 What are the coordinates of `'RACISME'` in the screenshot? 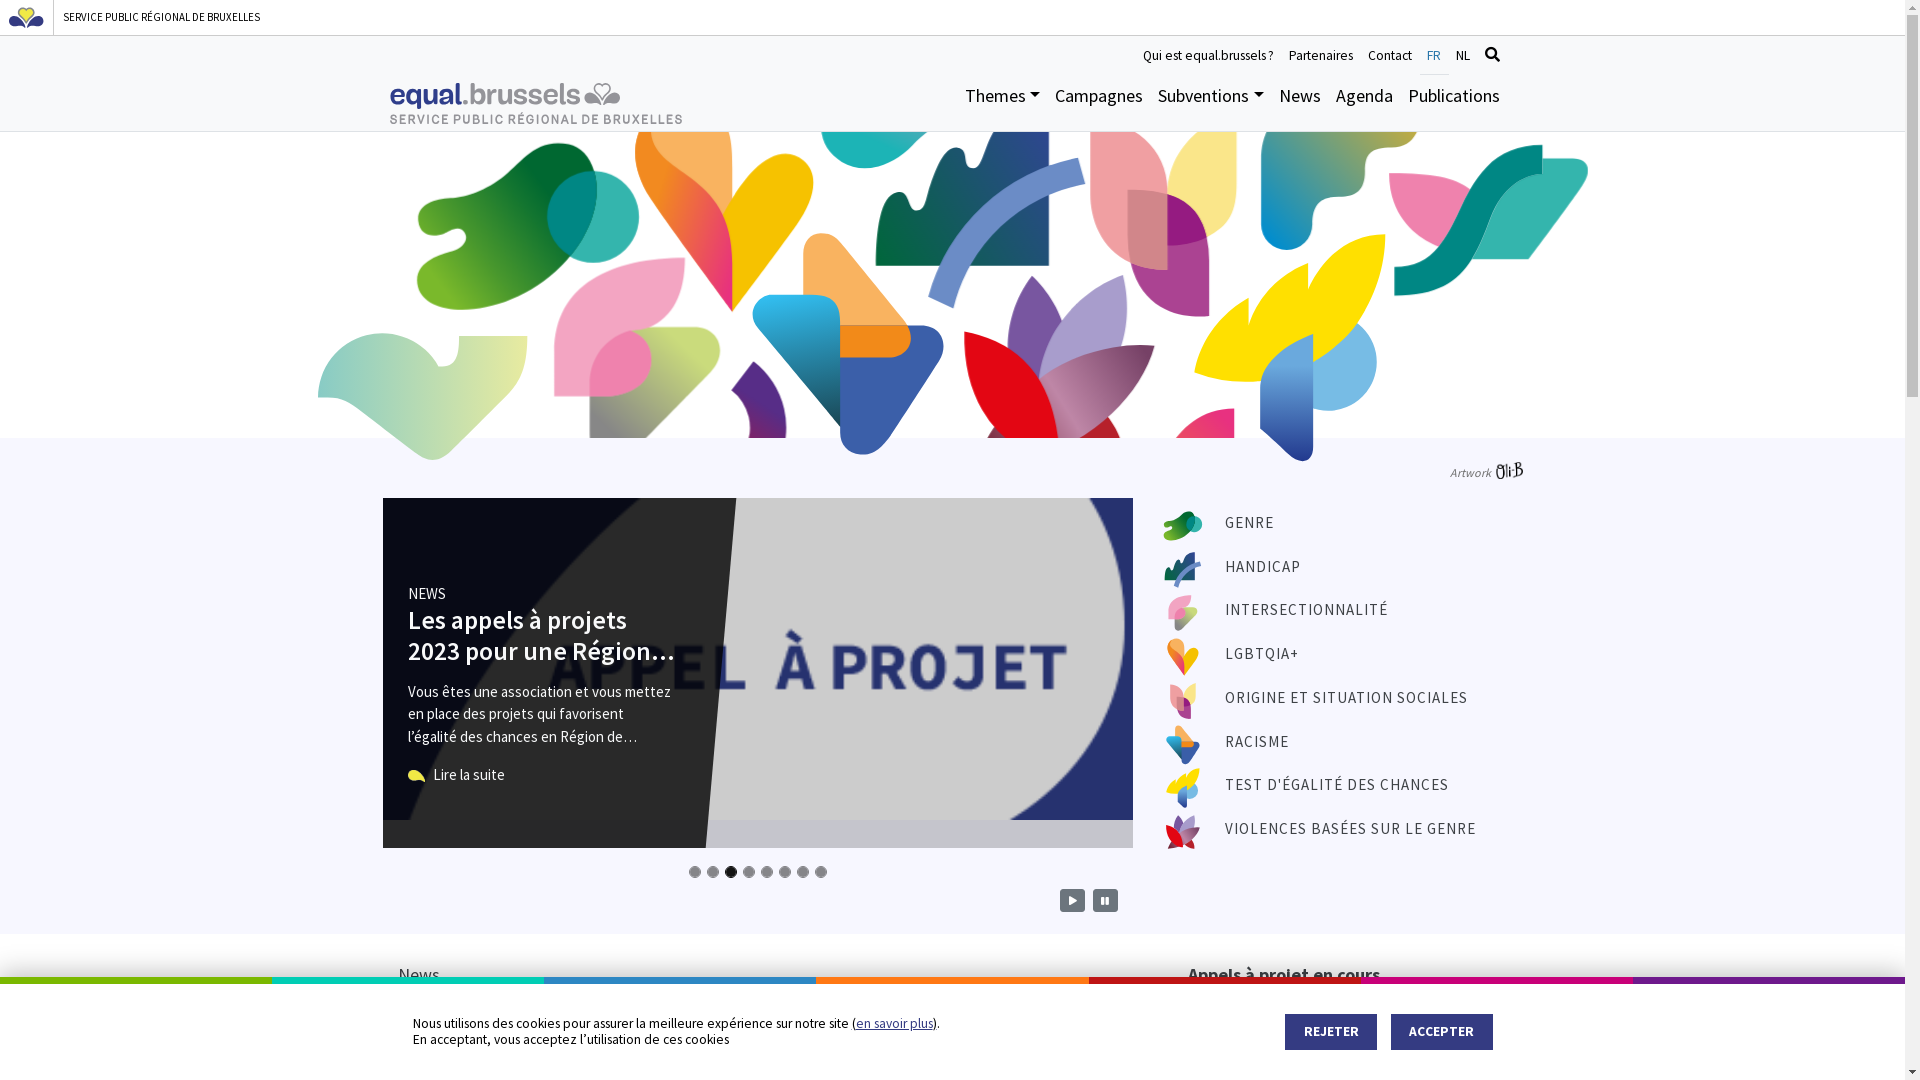 It's located at (1256, 741).